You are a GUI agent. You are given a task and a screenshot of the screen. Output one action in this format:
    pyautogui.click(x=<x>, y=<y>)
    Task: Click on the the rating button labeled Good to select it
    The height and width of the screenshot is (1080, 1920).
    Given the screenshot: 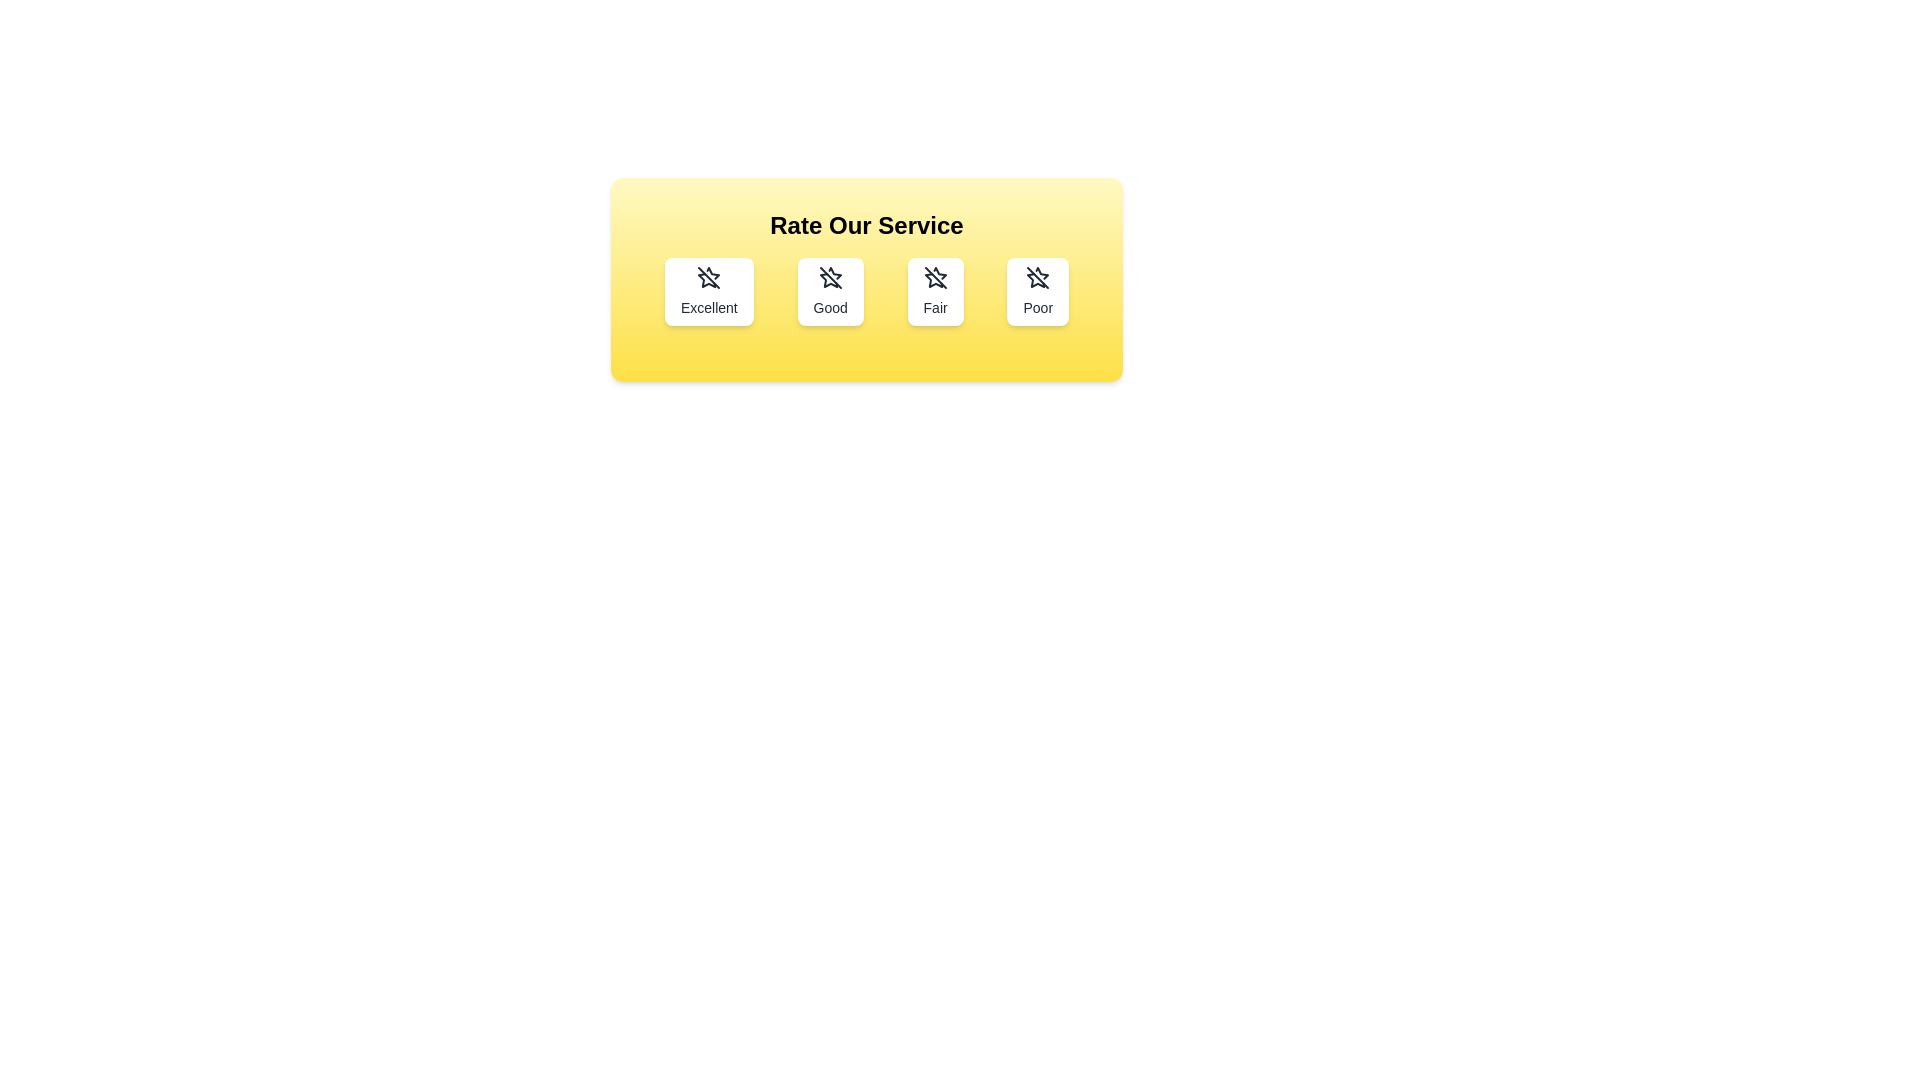 What is the action you would take?
    pyautogui.click(x=830, y=292)
    